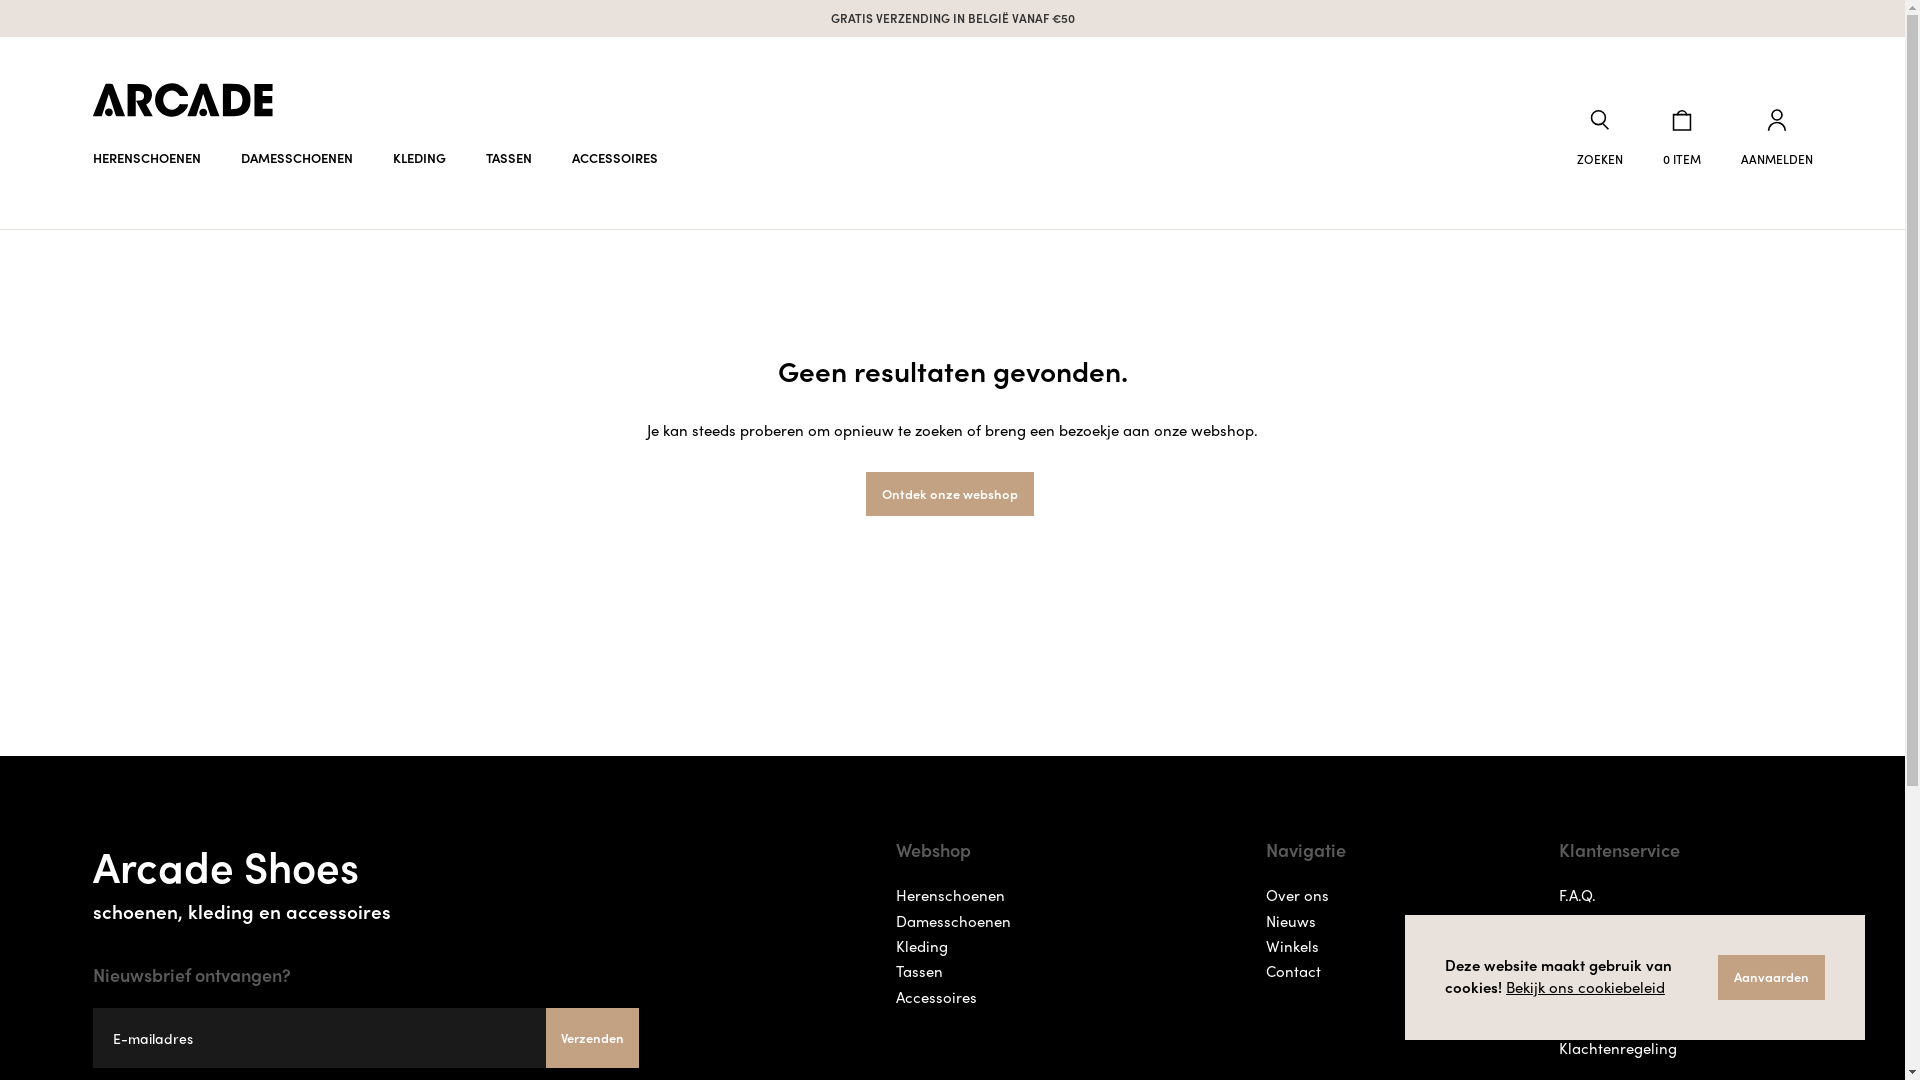 The height and width of the screenshot is (1080, 1920). Describe the element at coordinates (935, 997) in the screenshot. I see `'Accessoires'` at that location.